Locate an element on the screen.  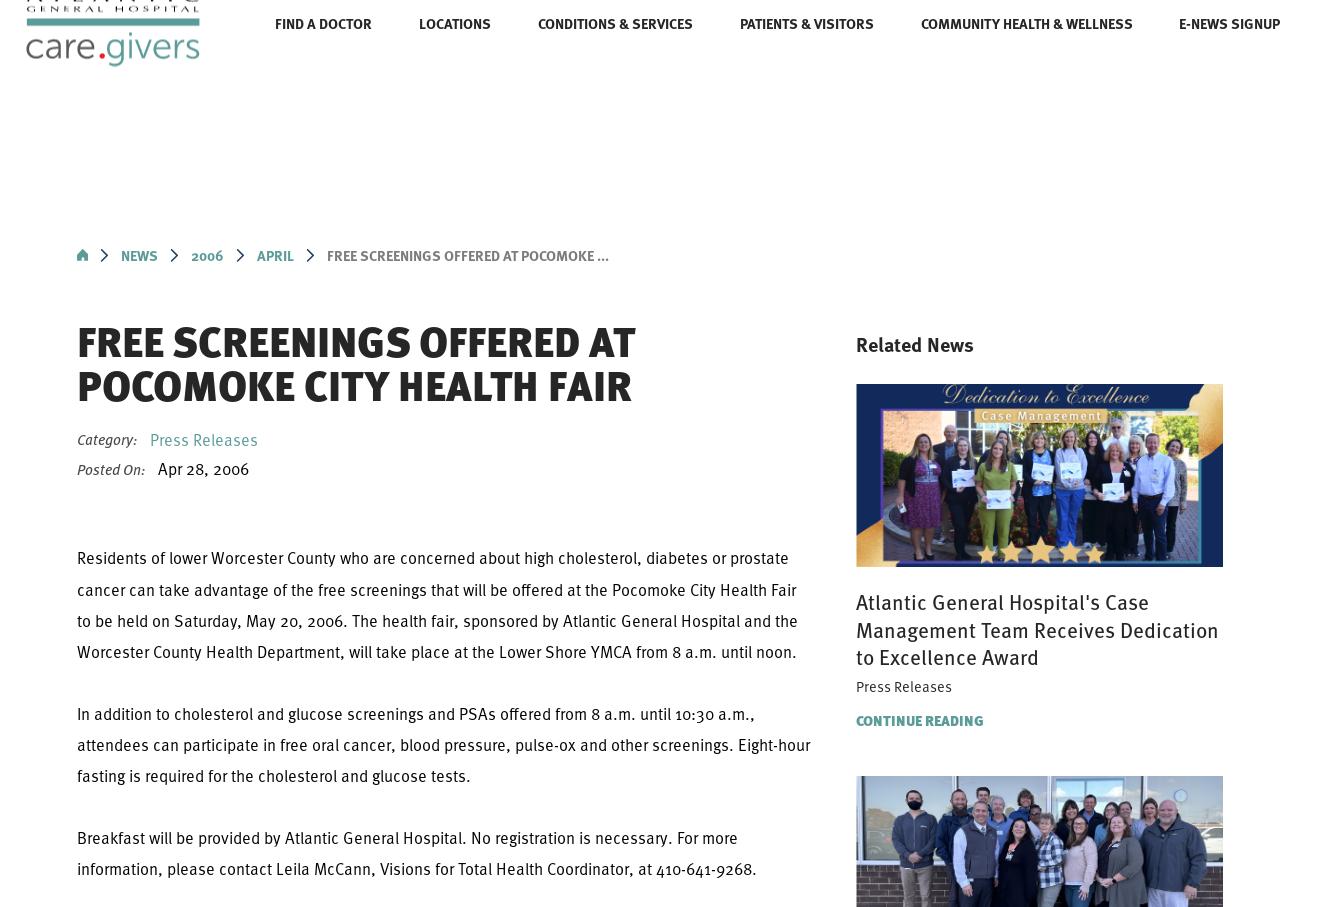
'Diabetes Services' is located at coordinates (1006, 200).